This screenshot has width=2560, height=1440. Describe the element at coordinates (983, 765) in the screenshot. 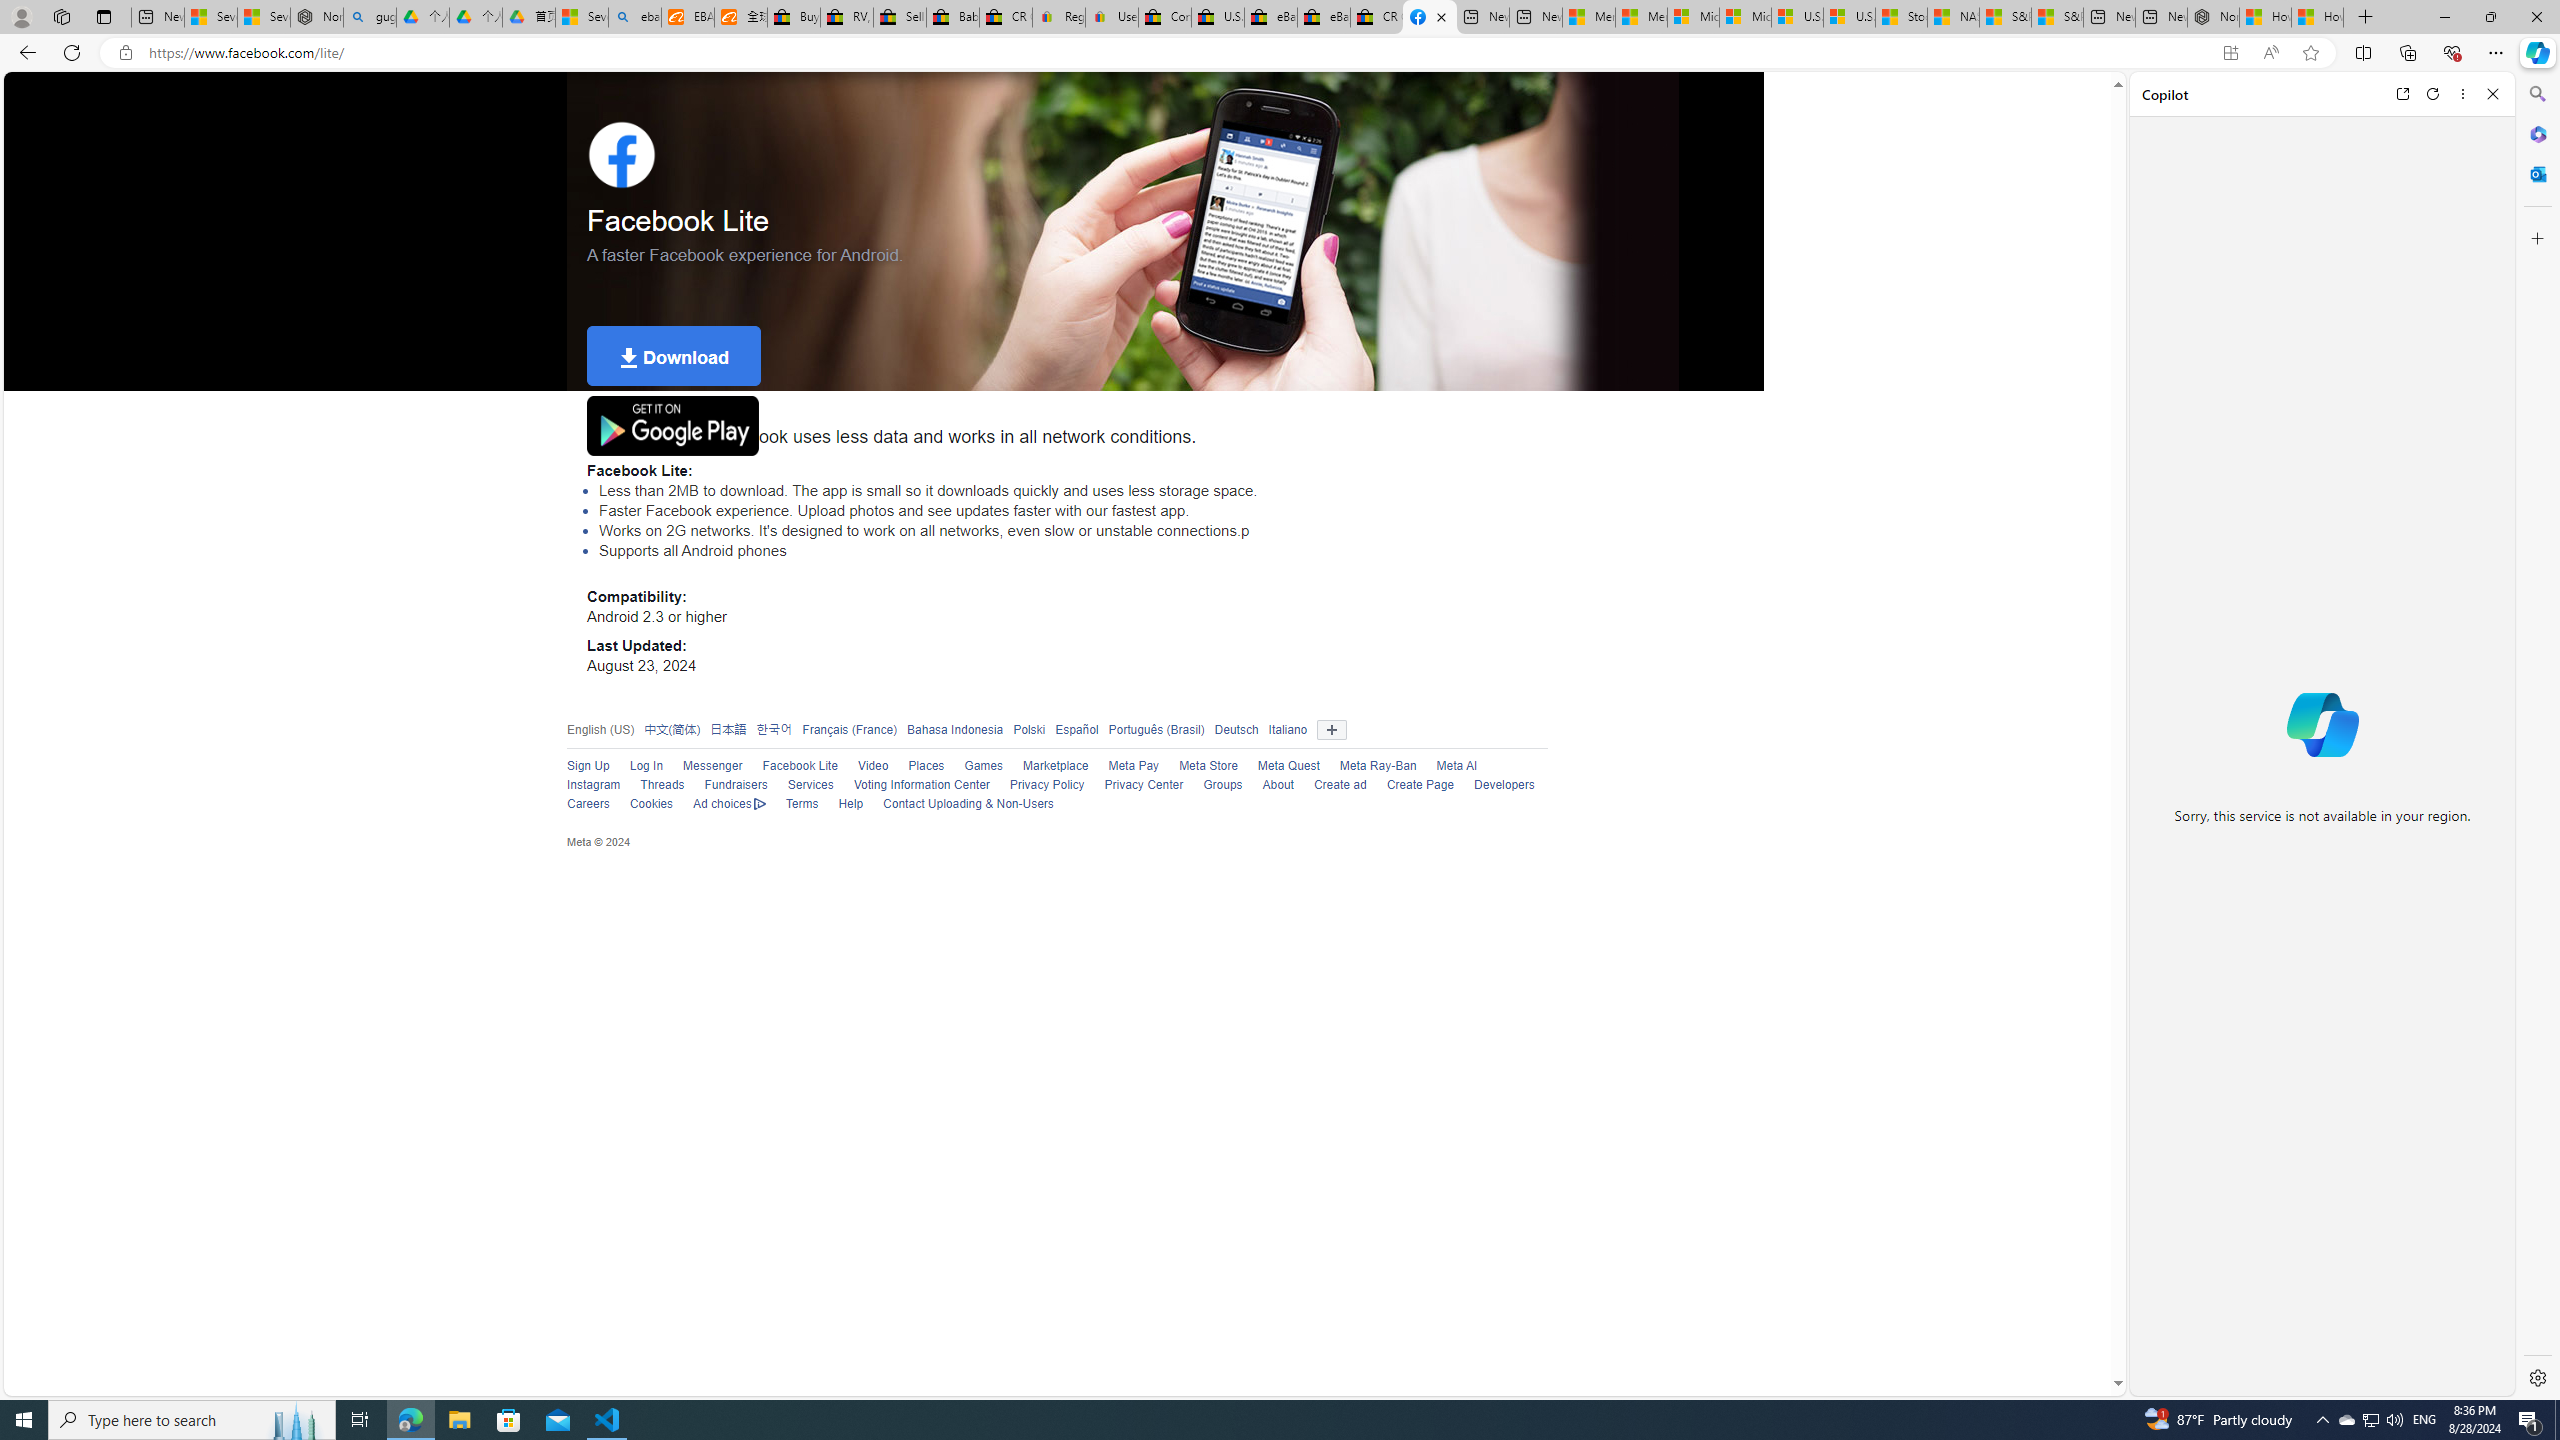

I see `'Games'` at that location.